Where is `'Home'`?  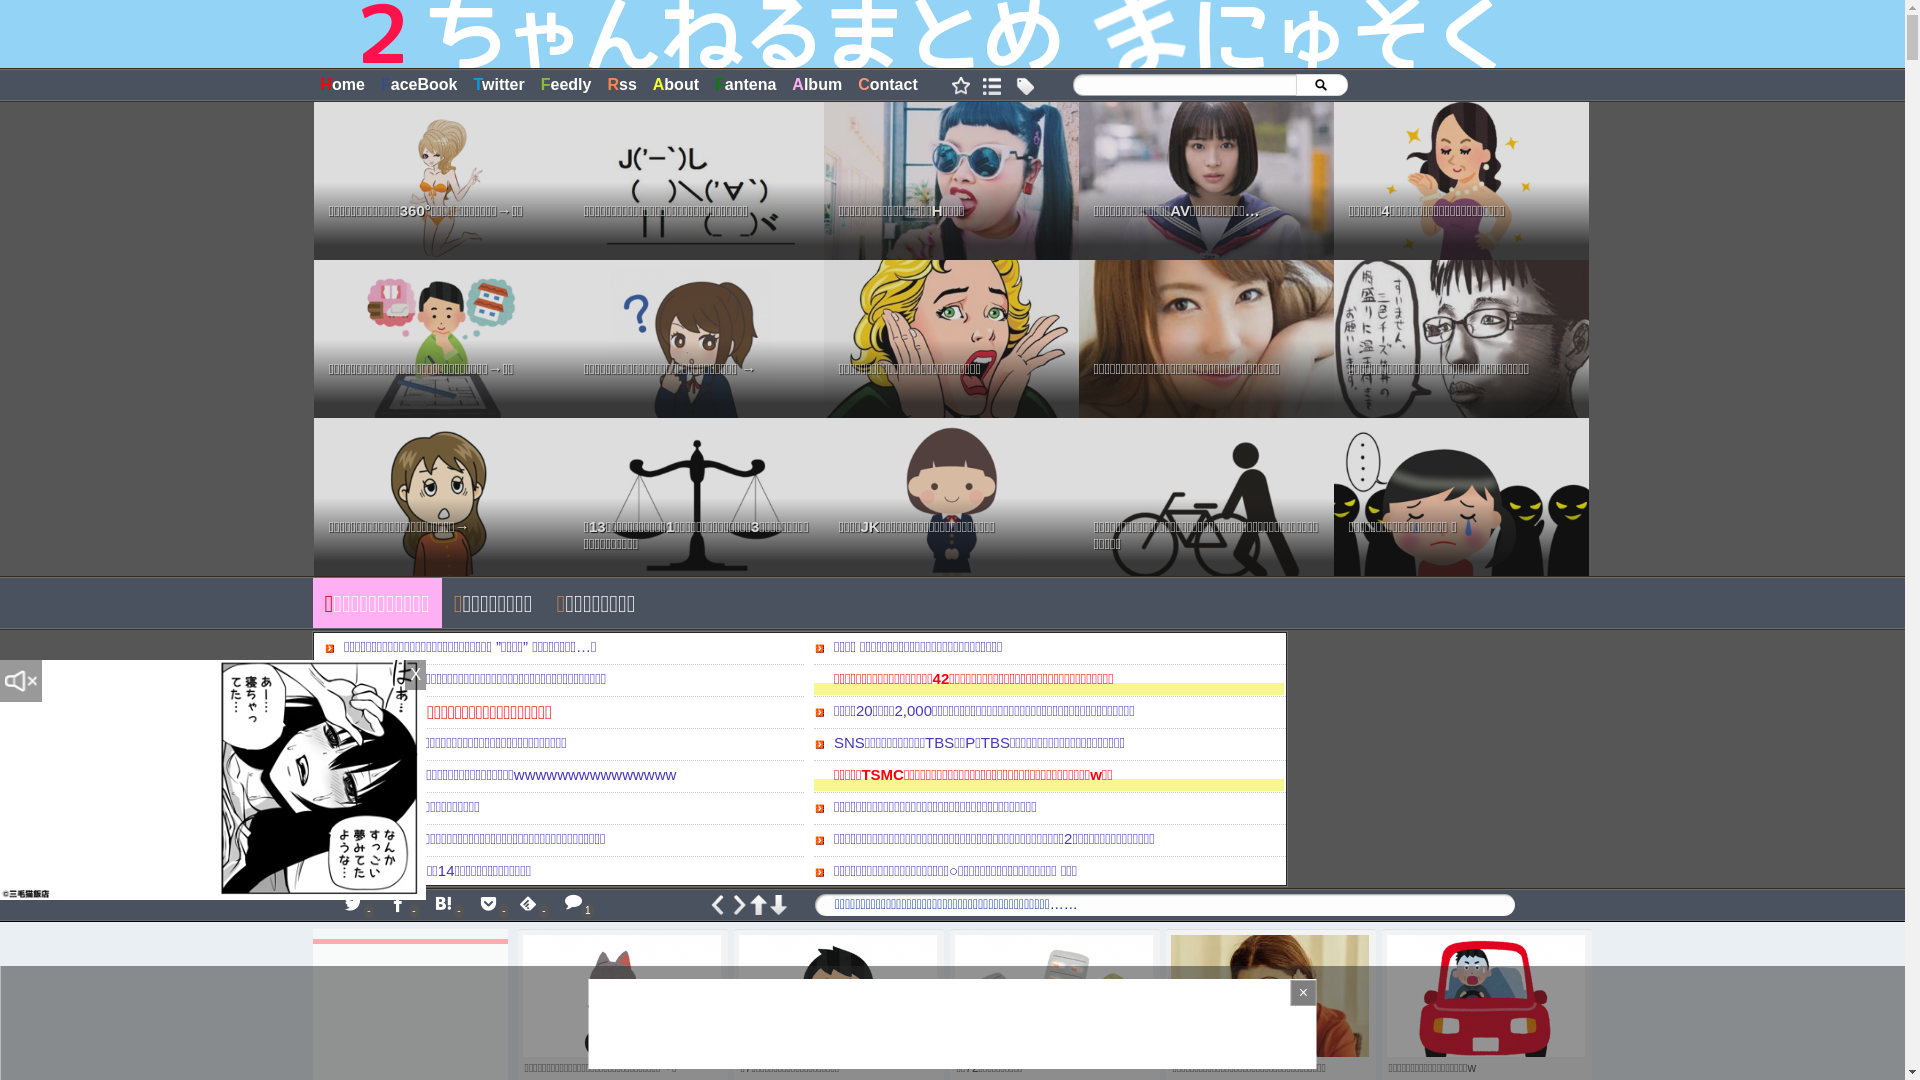
'Home' is located at coordinates (341, 83).